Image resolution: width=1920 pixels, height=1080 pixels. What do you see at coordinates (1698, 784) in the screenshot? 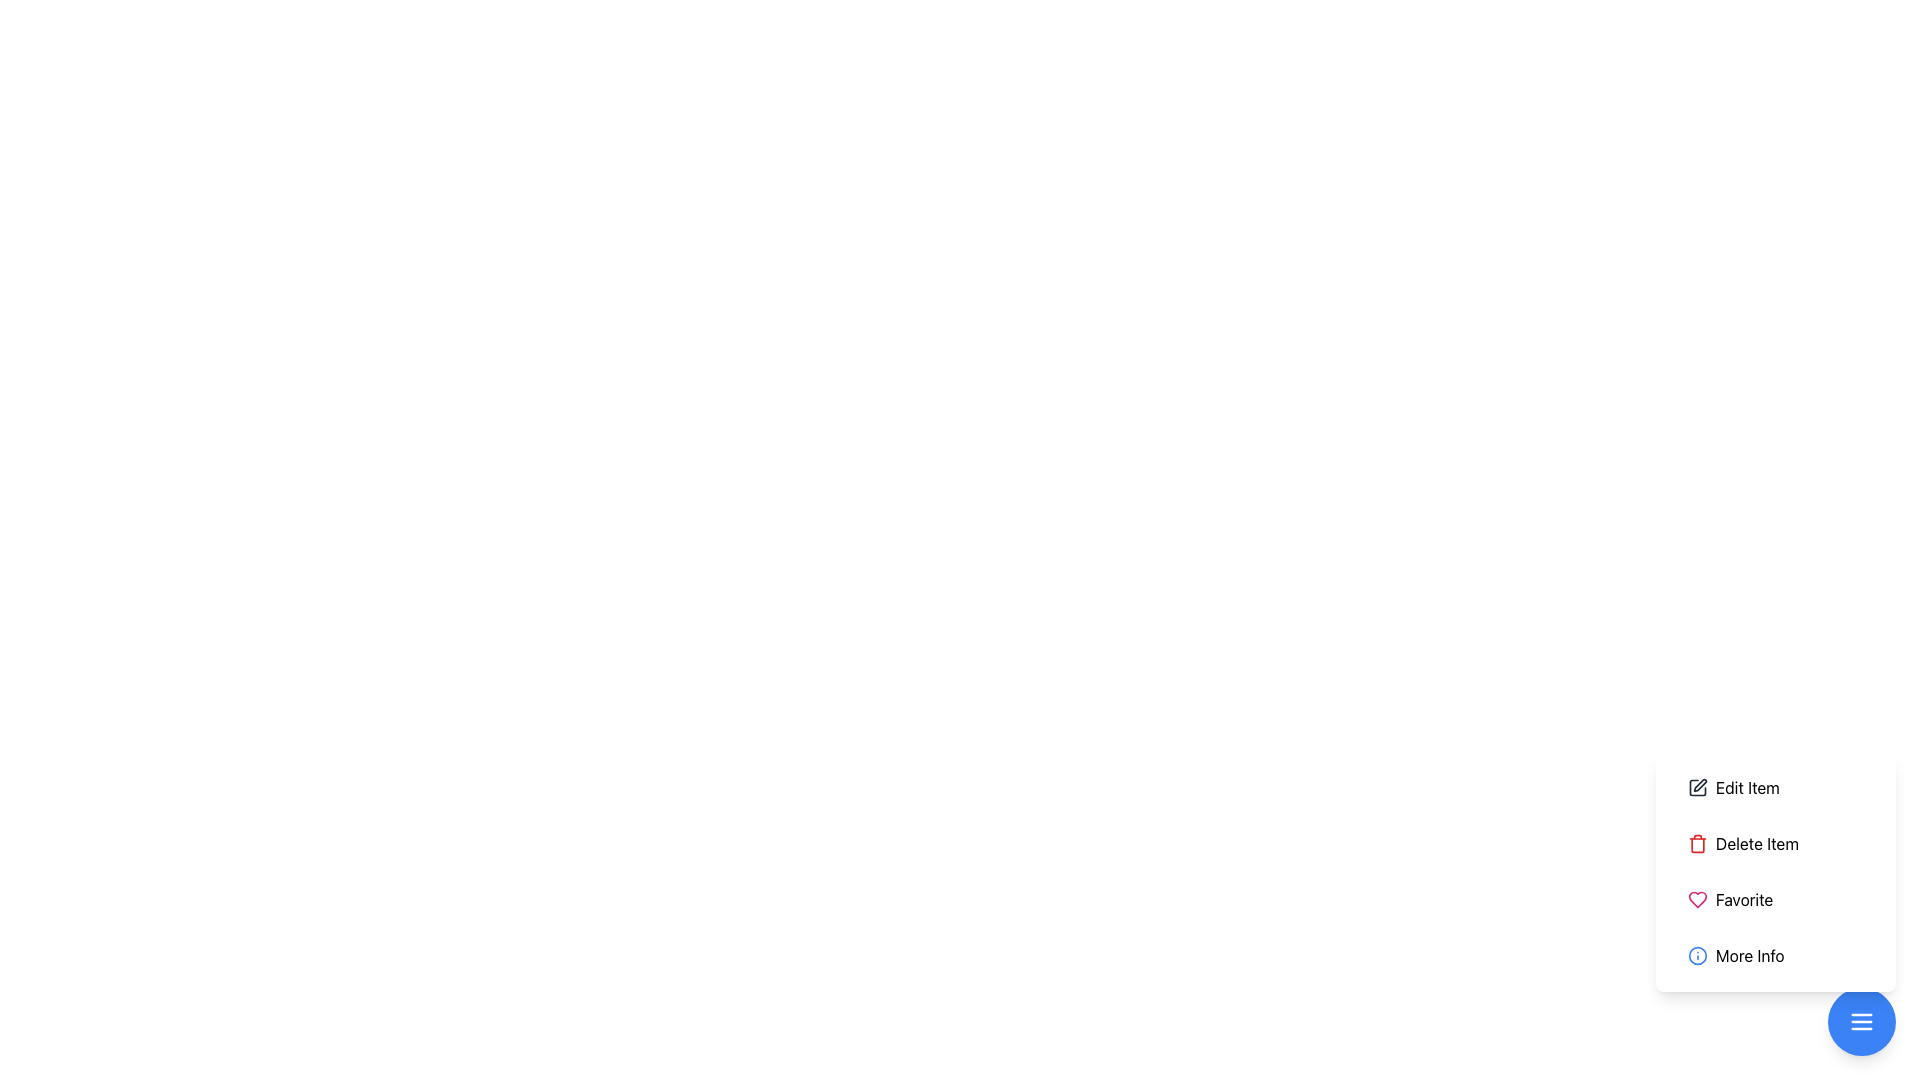
I see `the pen icon, which symbolizes edit functionalities, located at the top-right part of the interface` at bounding box center [1698, 784].